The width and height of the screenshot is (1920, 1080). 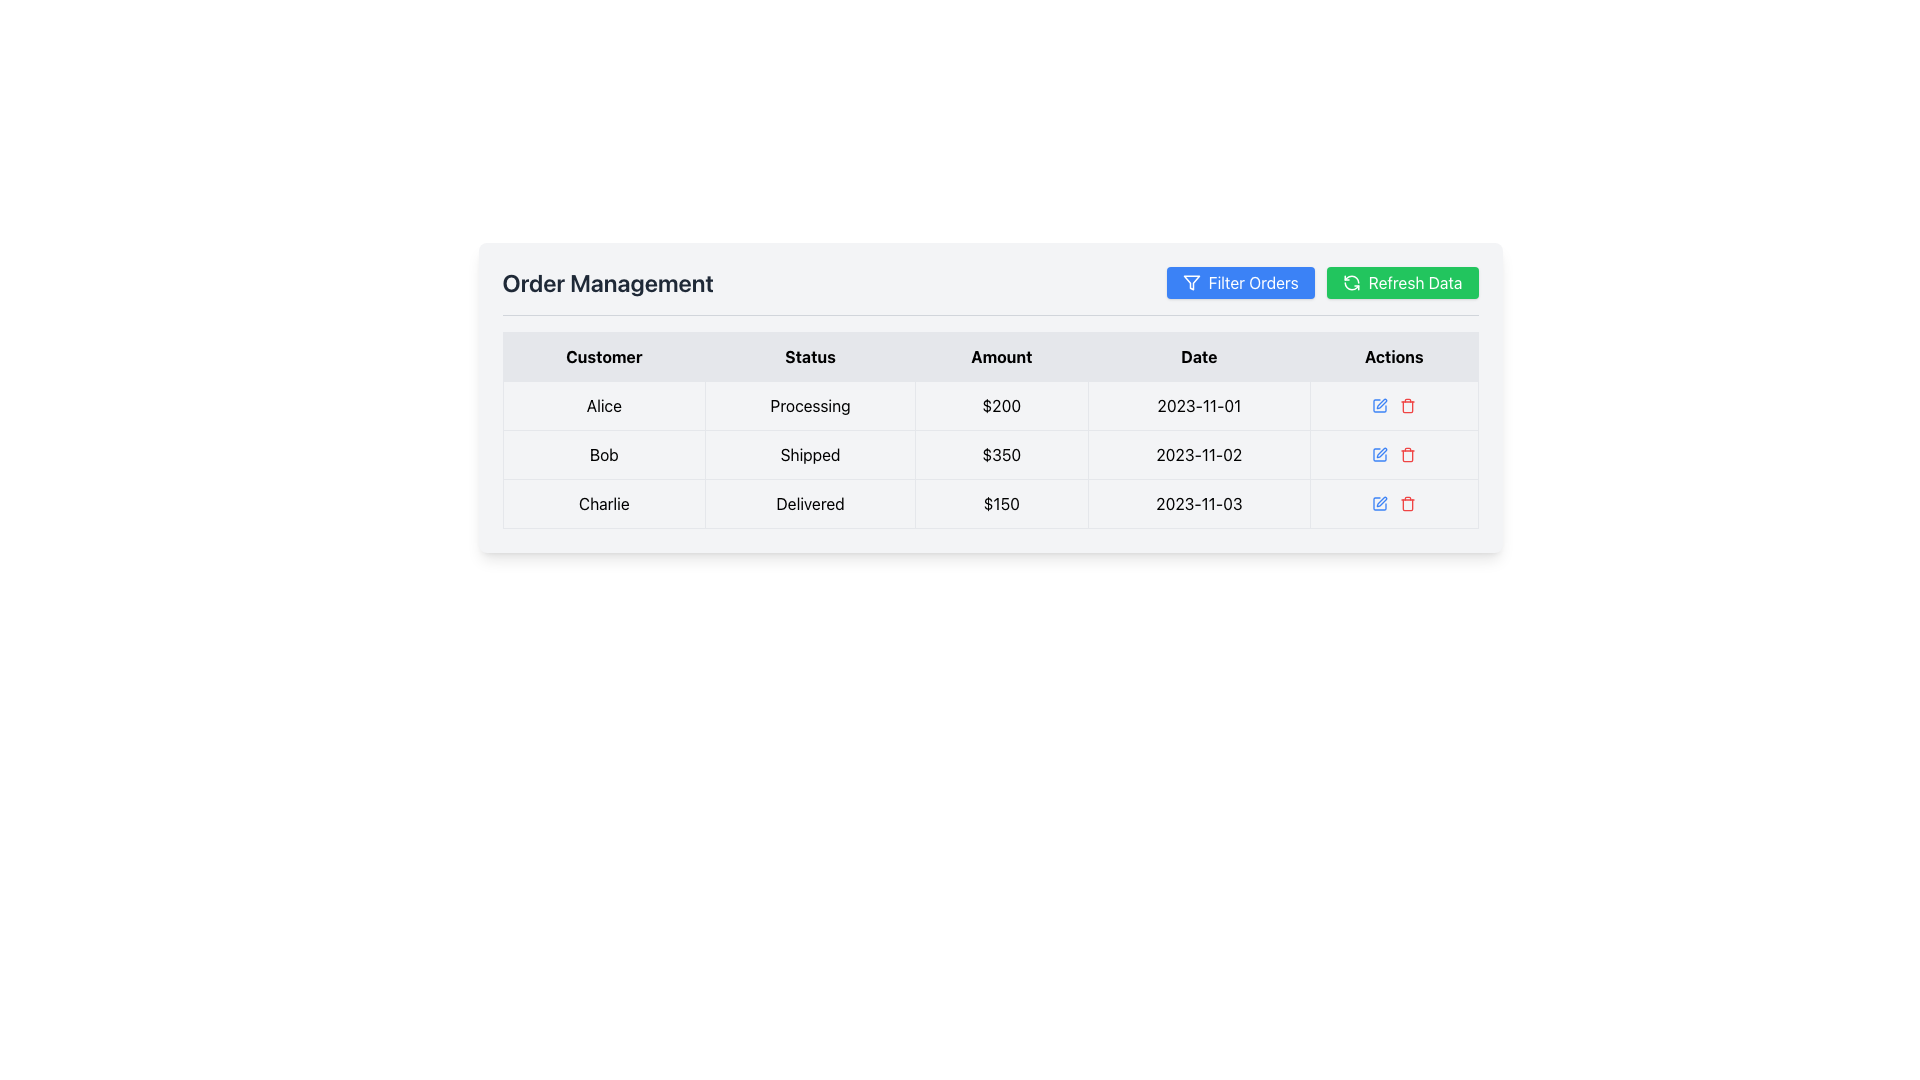 I want to click on the Text Display element showing the date '2023-11-03' in the 'Date' column of the third row, which is centrally aligned within a bordered box, so click(x=1199, y=503).